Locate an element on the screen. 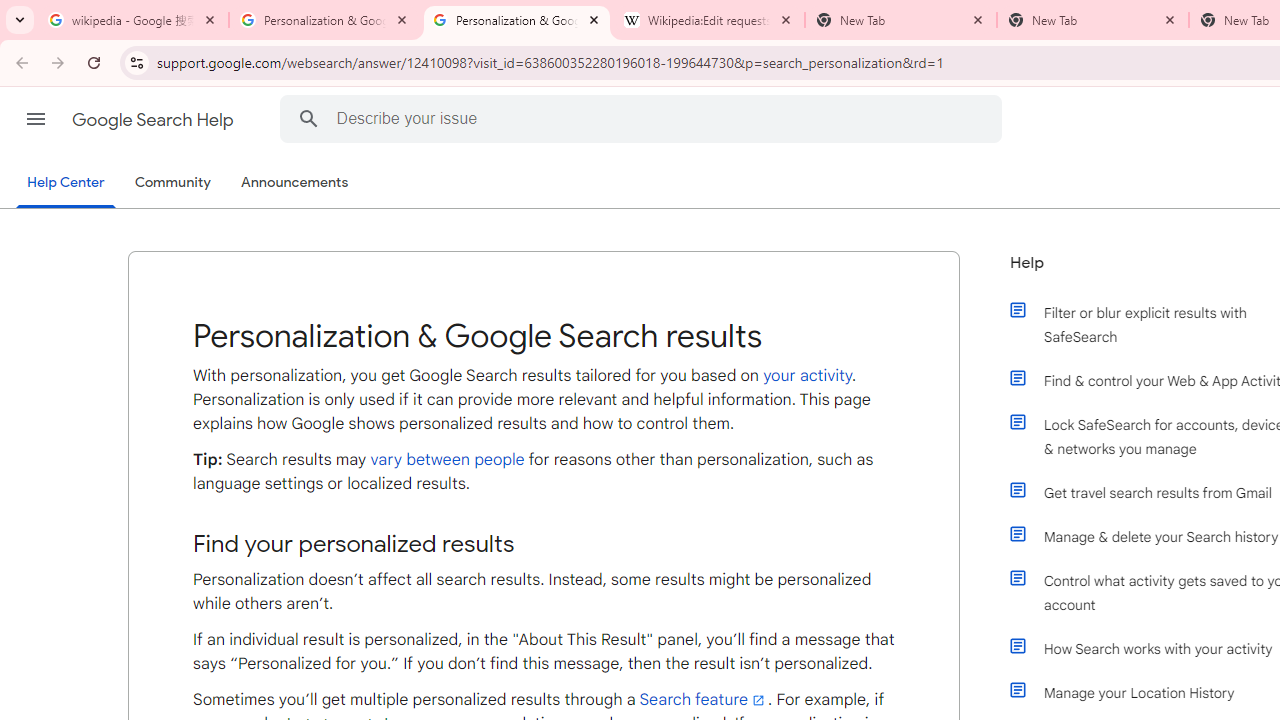 This screenshot has width=1280, height=720. 'Announcements' is located at coordinates (294, 183).